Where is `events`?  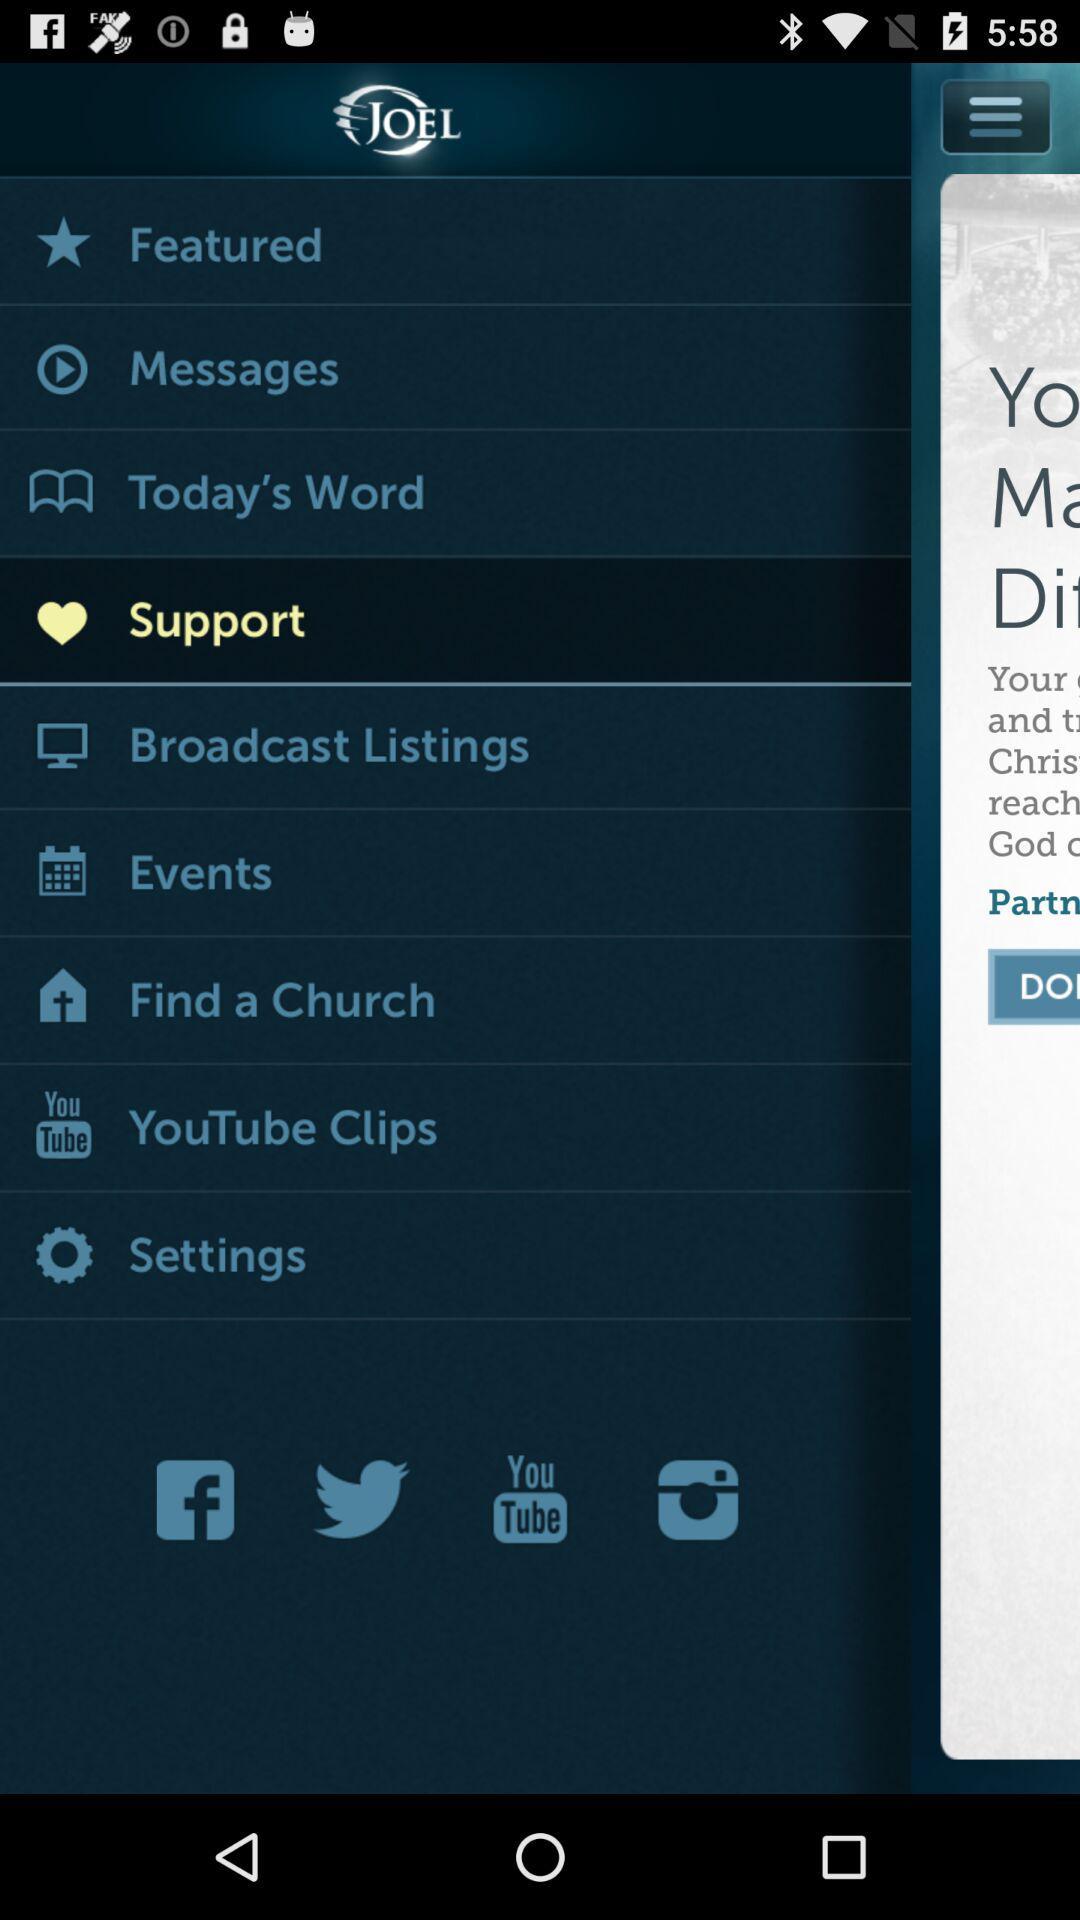
events is located at coordinates (455, 875).